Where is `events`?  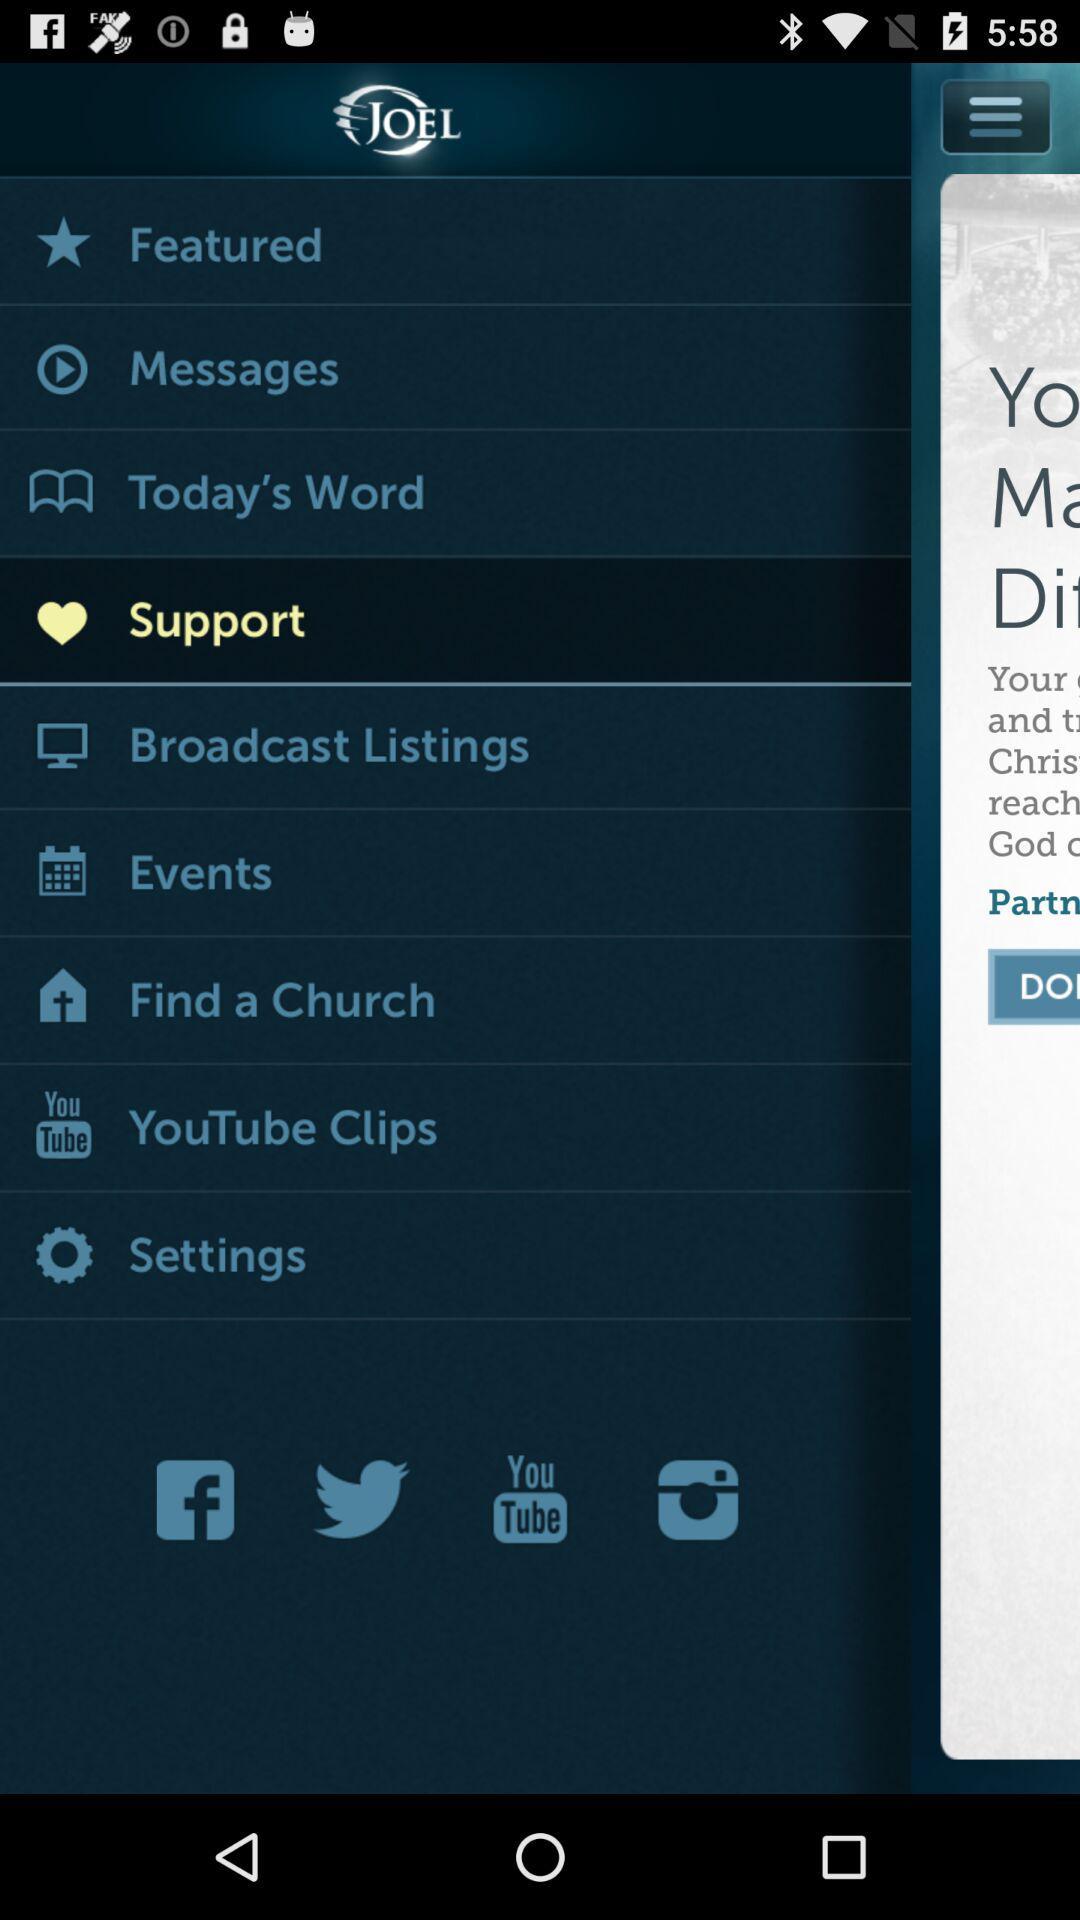
events is located at coordinates (455, 875).